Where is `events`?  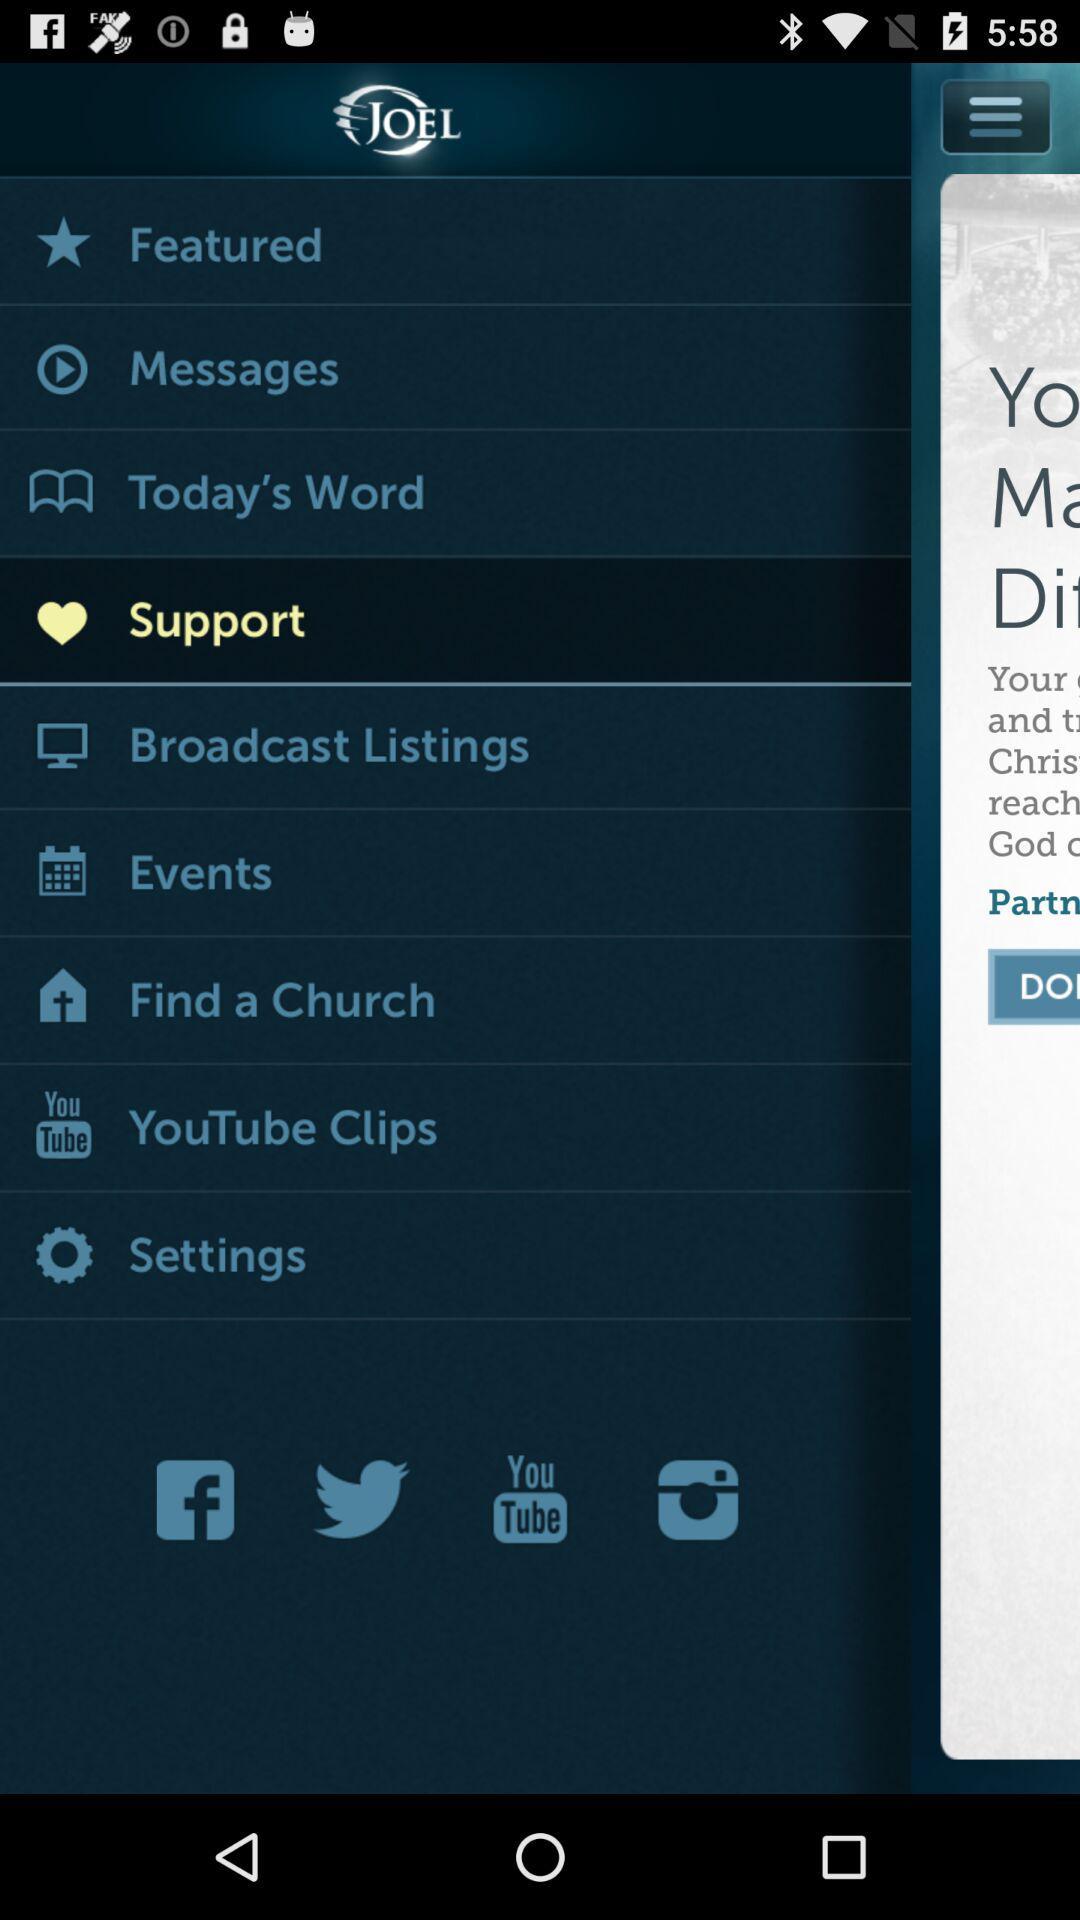
events is located at coordinates (455, 875).